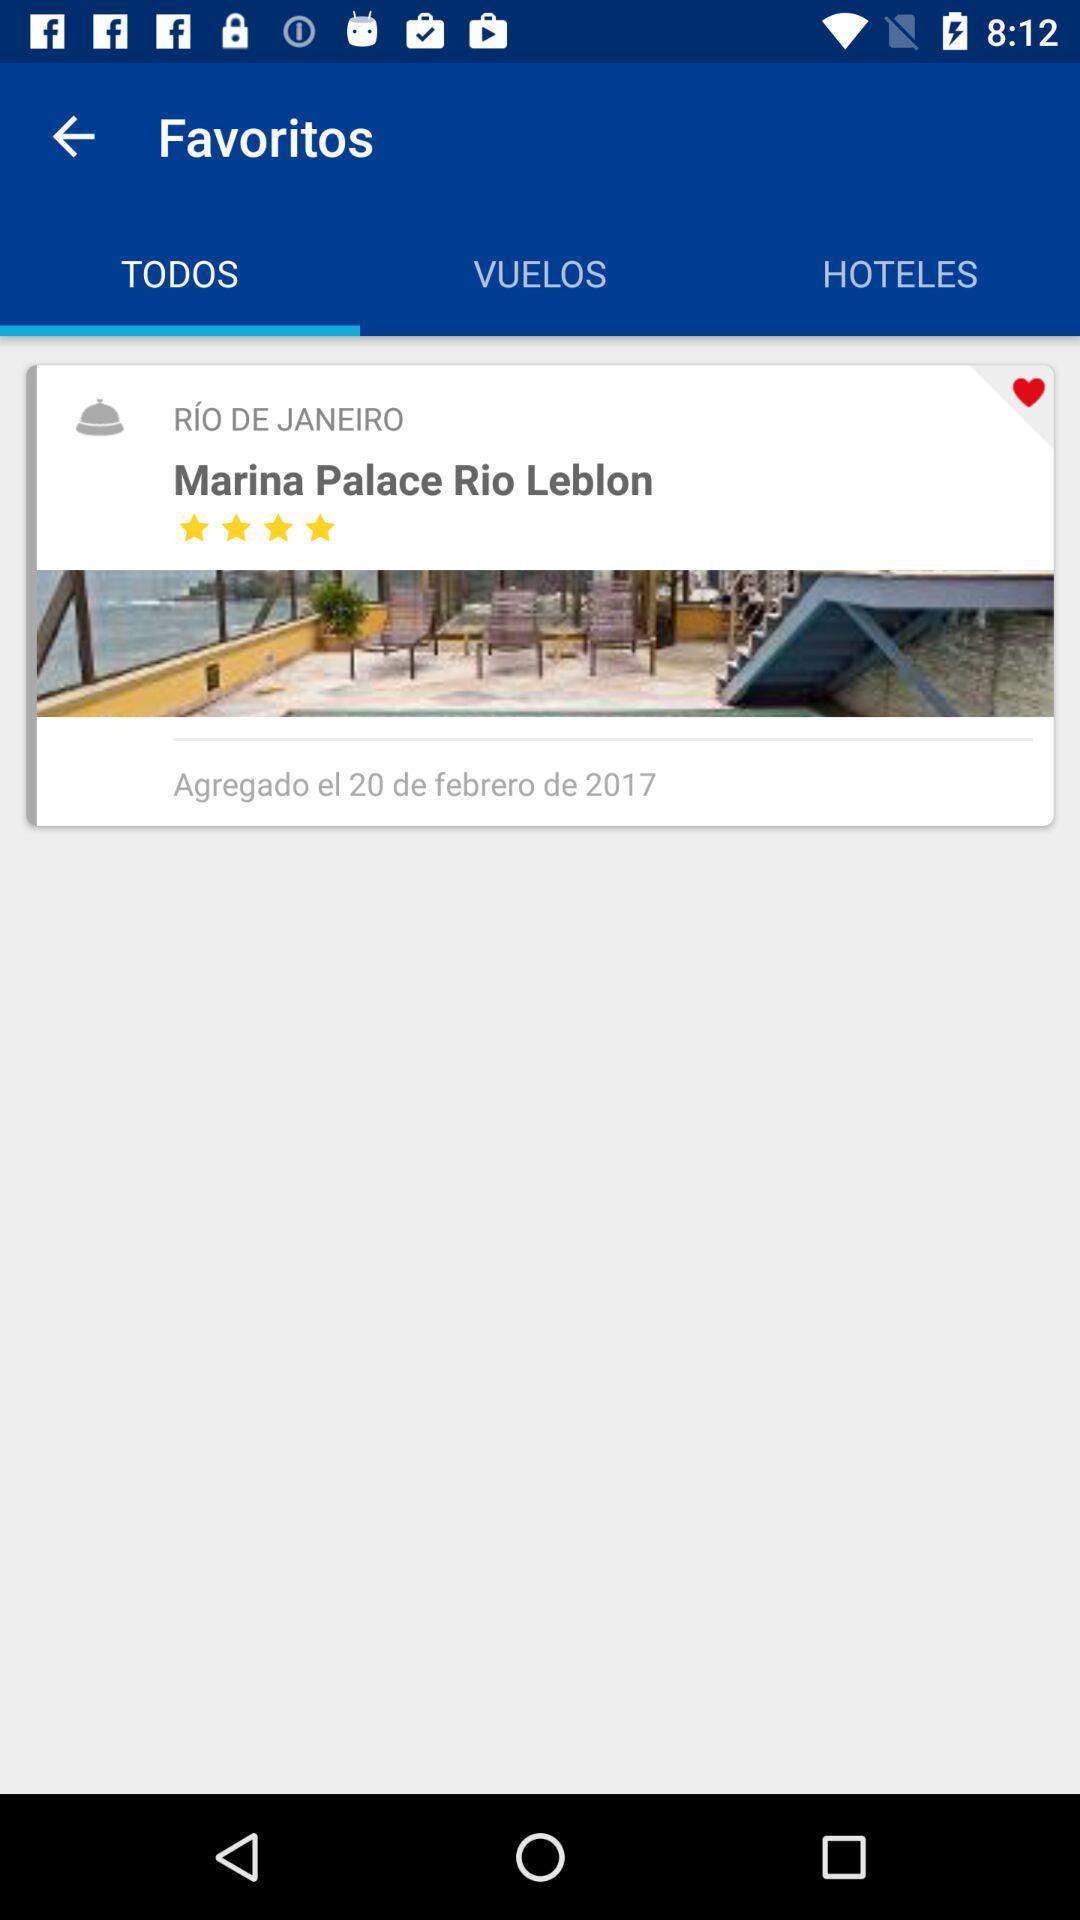  What do you see at coordinates (1011, 406) in the screenshot?
I see `icon to the right of the marina palace rio` at bounding box center [1011, 406].